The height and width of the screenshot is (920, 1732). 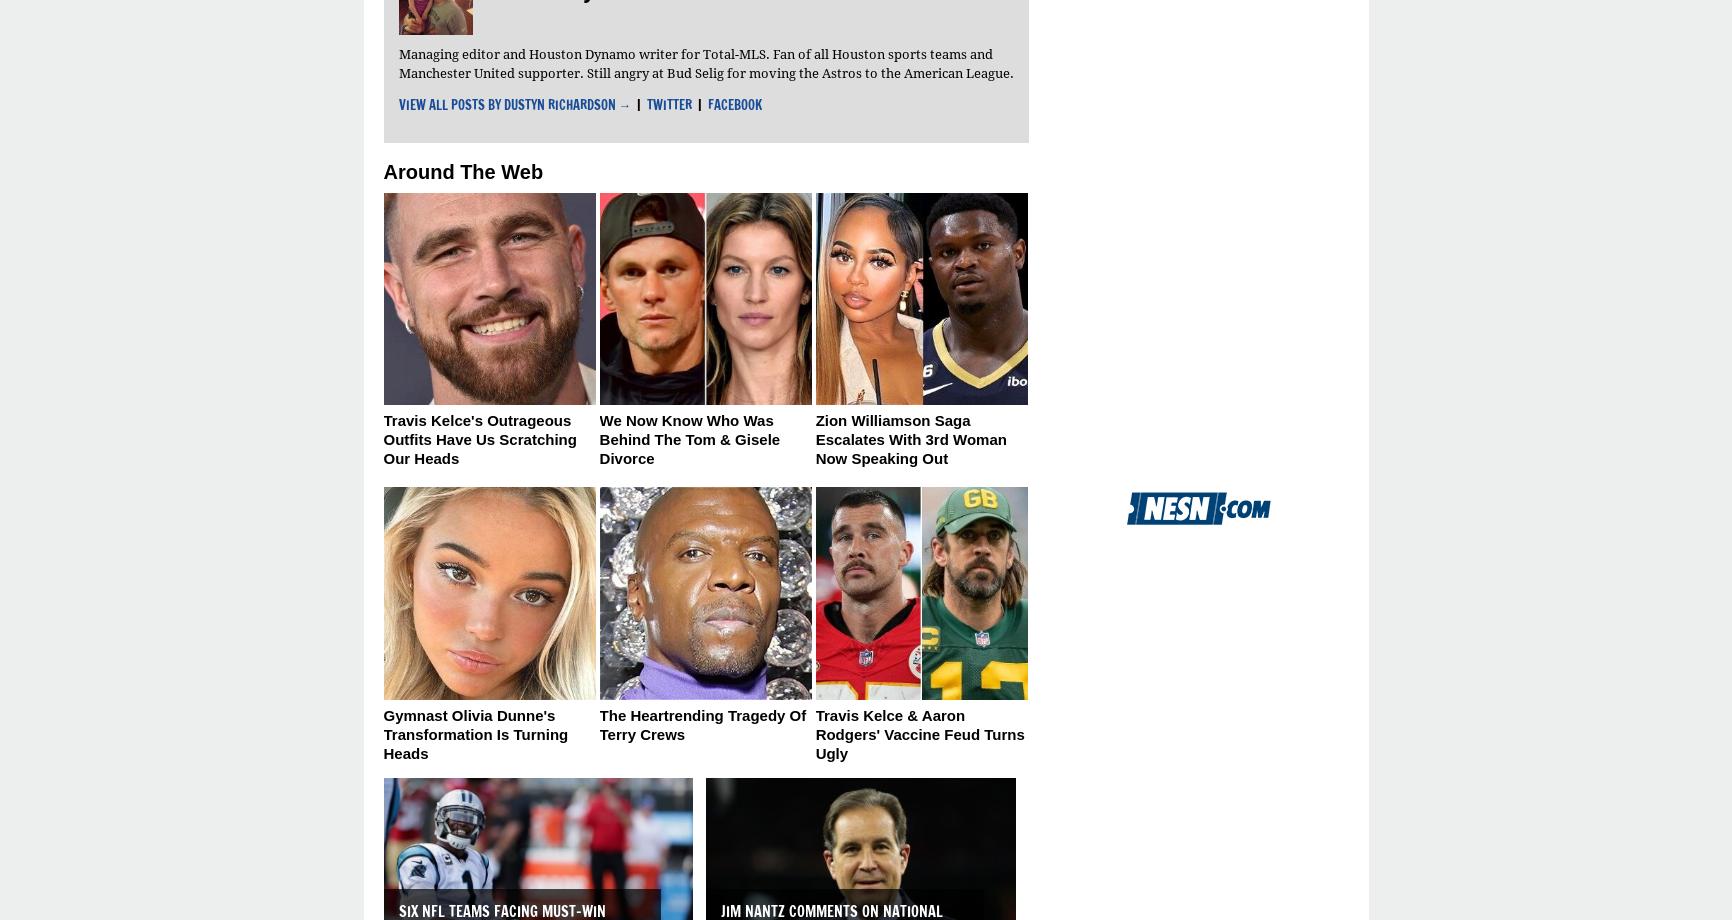 I want to click on 'The Heartrending Tragedy Of Terry Crews', so click(x=598, y=724).